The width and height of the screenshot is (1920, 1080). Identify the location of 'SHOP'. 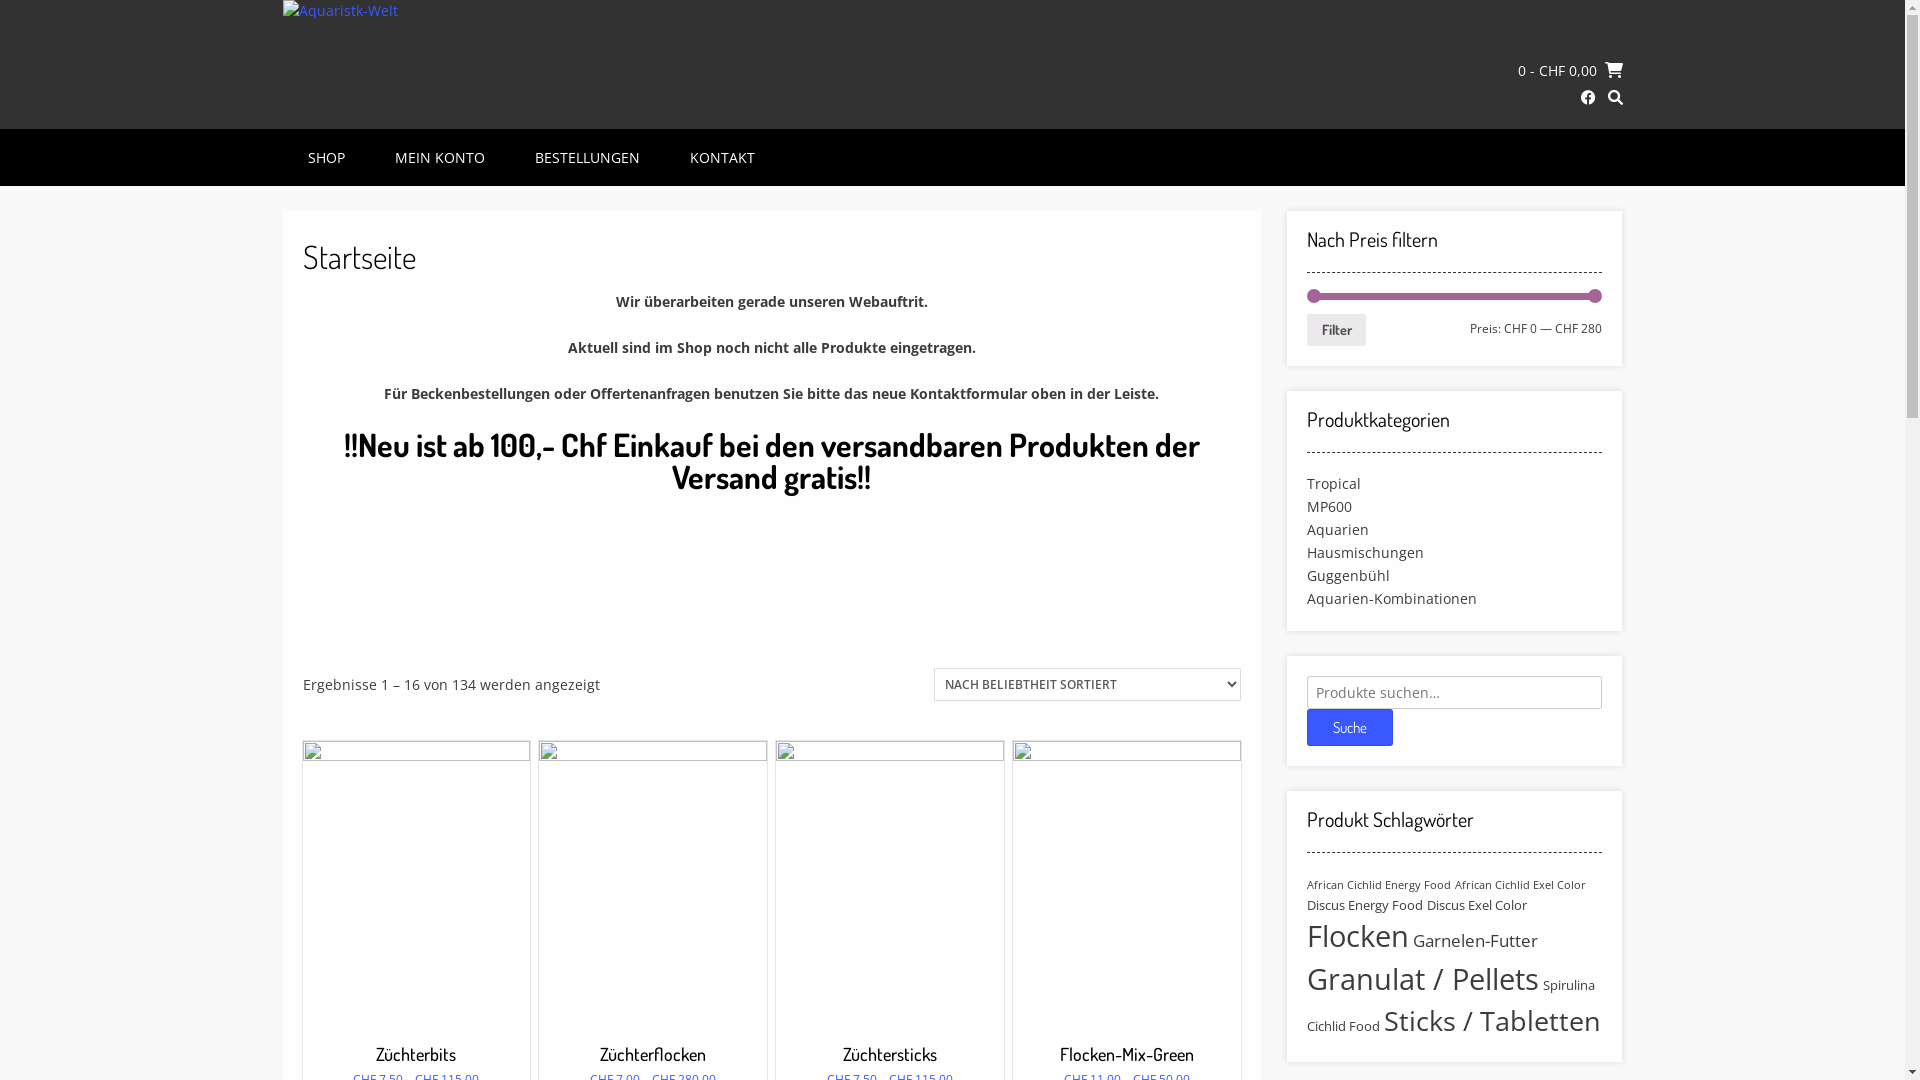
(326, 156).